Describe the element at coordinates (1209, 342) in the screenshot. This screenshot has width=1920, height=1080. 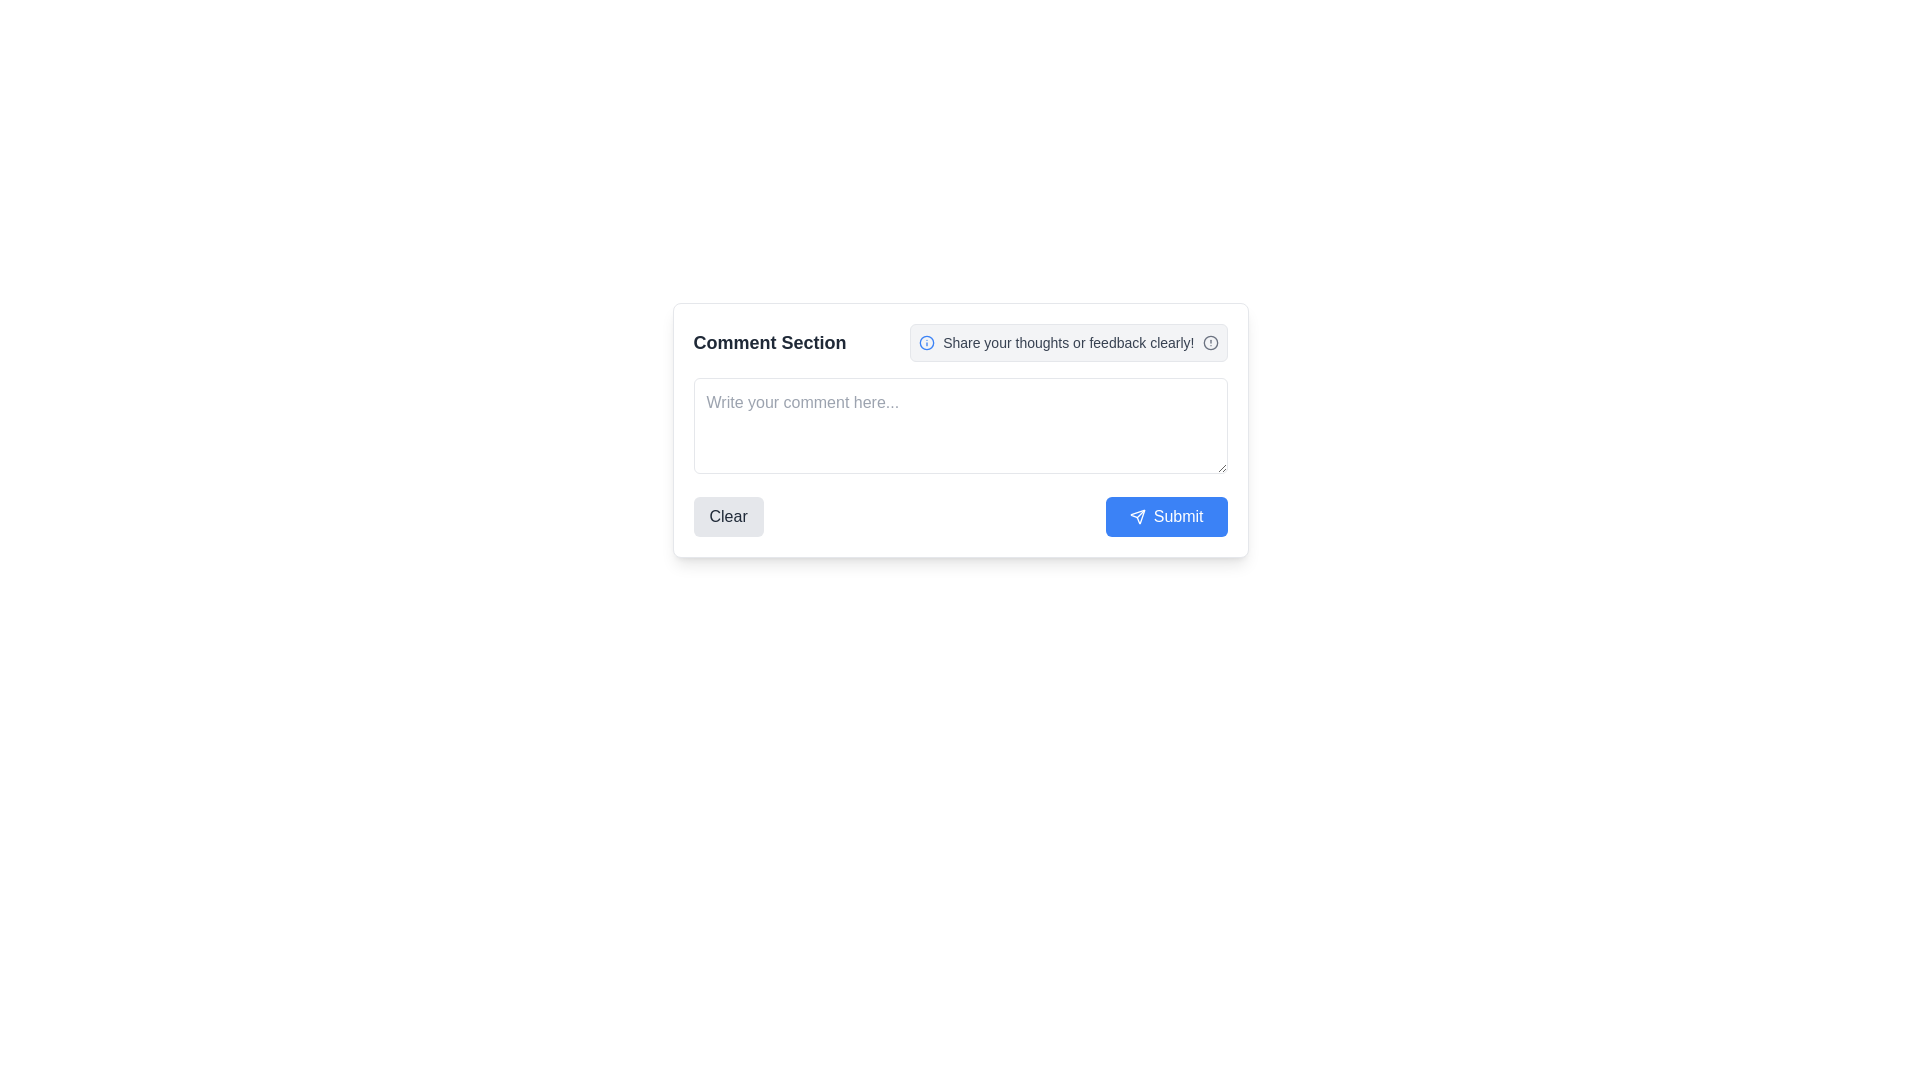
I see `the small circular gray icon with a border and inner dot, located to the left of the text 'Share your thoughts or feedback clearly!'` at that location.